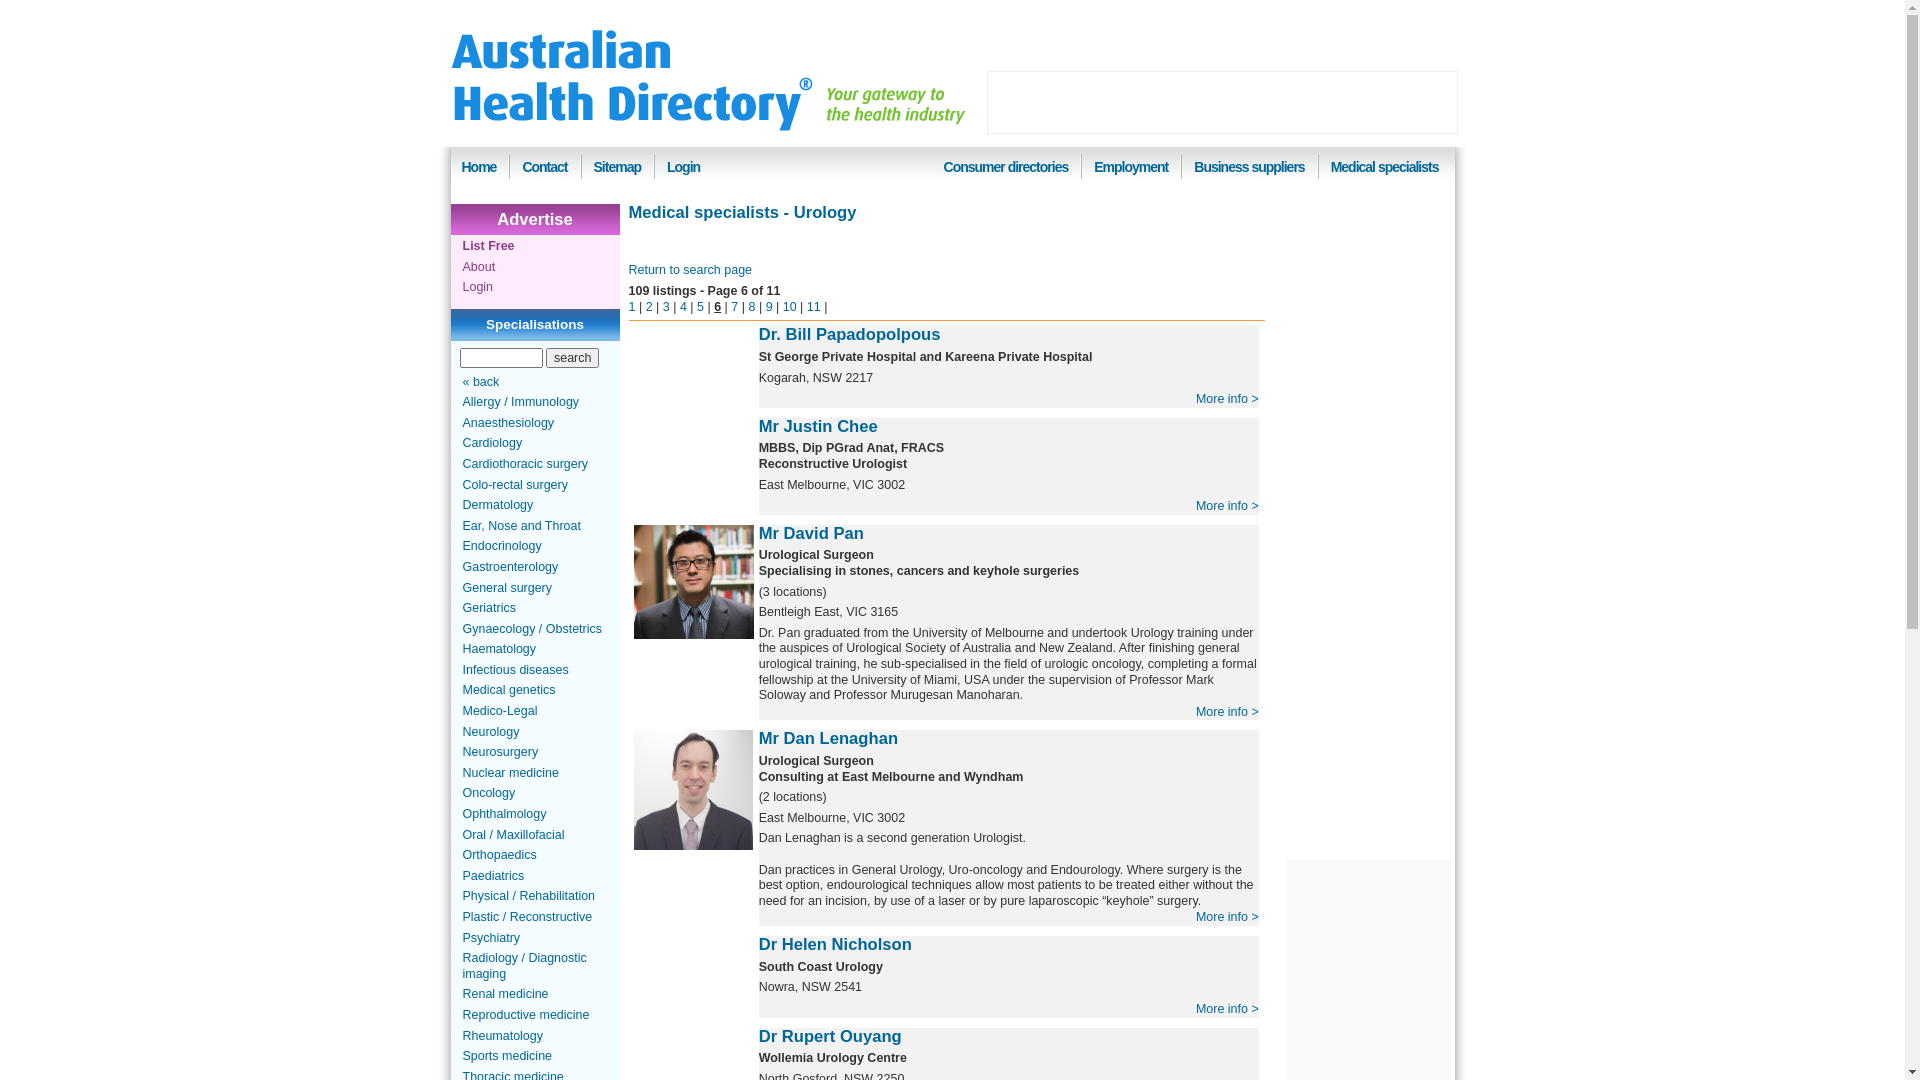 This screenshot has width=1920, height=1080. What do you see at coordinates (460, 709) in the screenshot?
I see `'Medico-Legal'` at bounding box center [460, 709].